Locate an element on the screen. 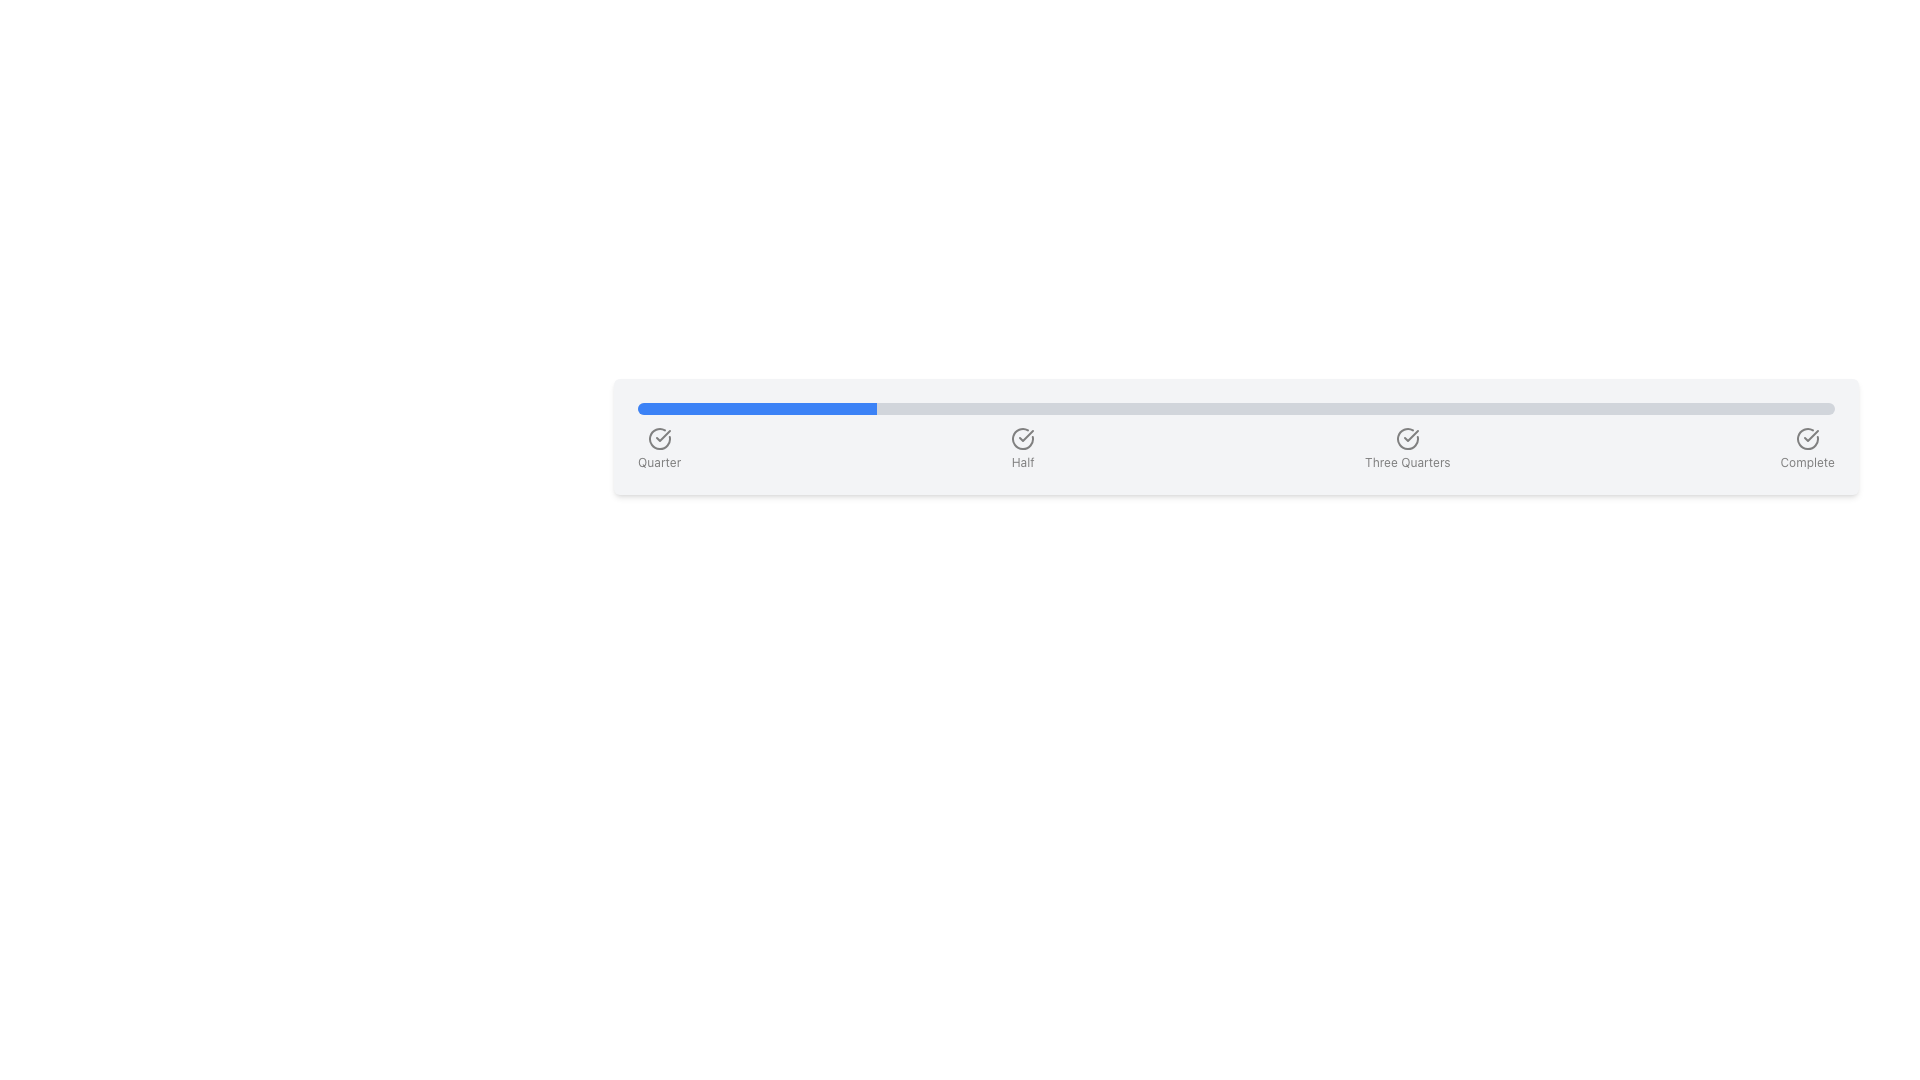 This screenshot has height=1080, width=1920. the circular check mark icon that indicates the completed status of the 'Three Quarters' milestone in the progress indicator is located at coordinates (1406, 438).